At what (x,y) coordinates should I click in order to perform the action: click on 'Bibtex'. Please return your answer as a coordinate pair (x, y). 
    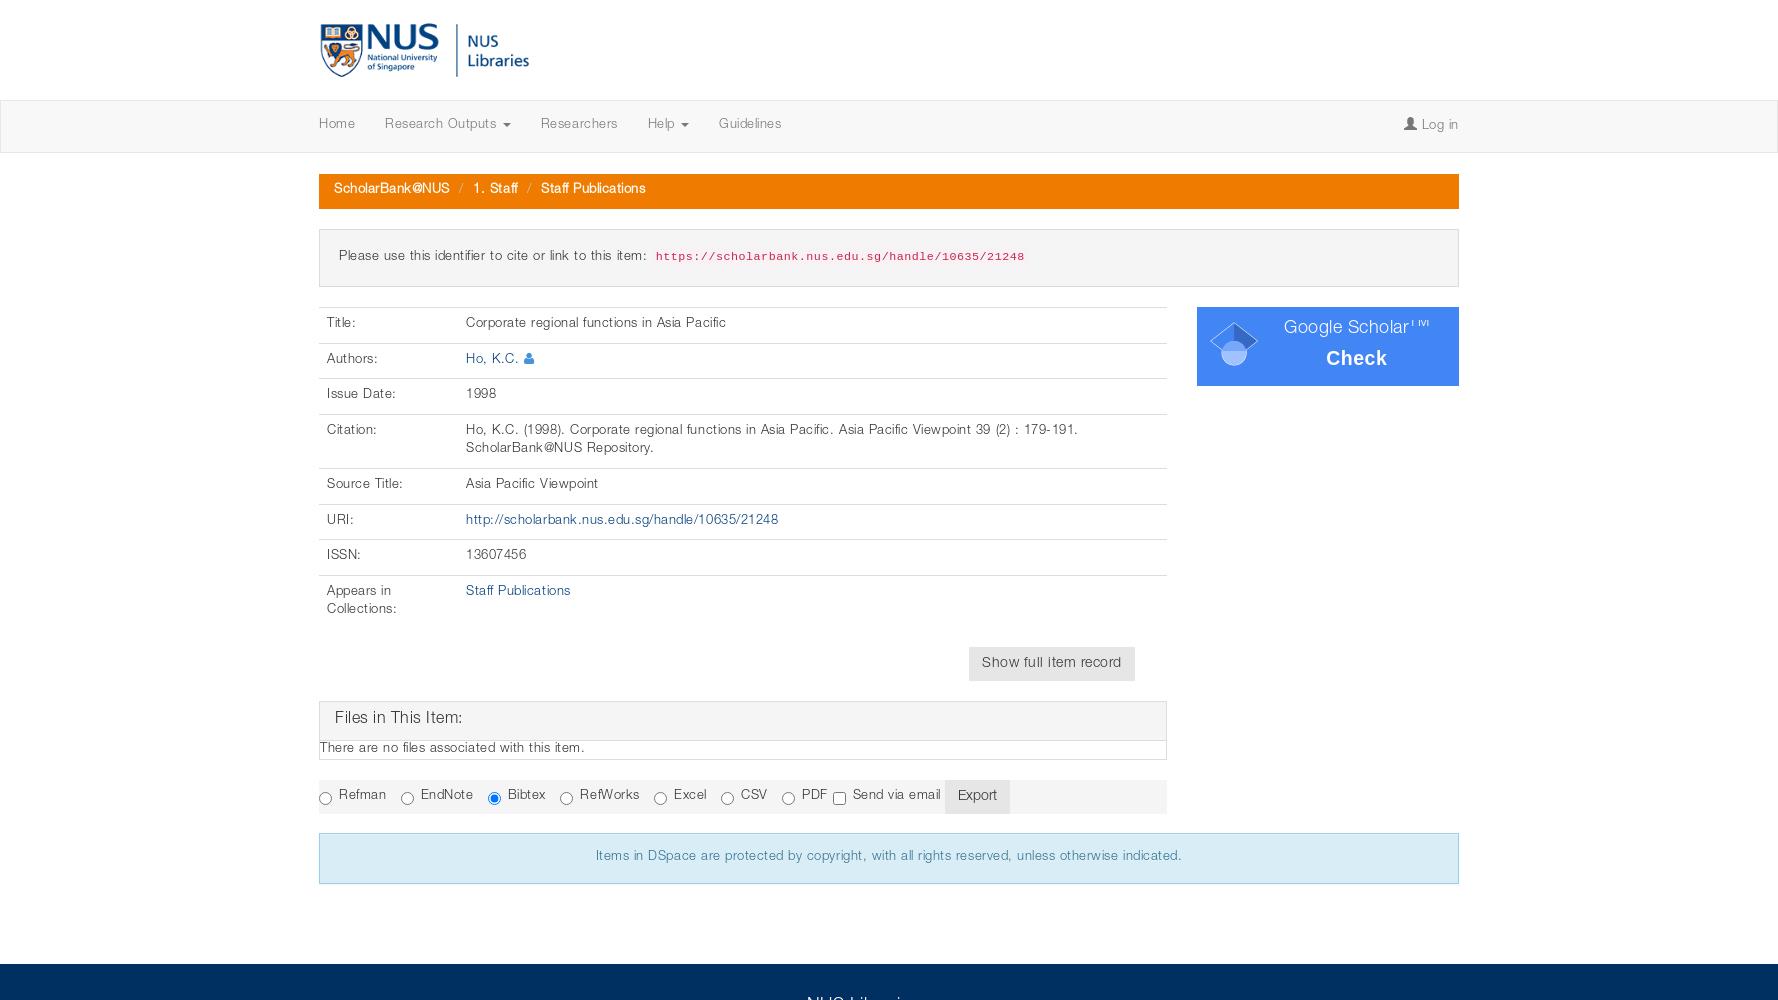
    Looking at the image, I should click on (506, 796).